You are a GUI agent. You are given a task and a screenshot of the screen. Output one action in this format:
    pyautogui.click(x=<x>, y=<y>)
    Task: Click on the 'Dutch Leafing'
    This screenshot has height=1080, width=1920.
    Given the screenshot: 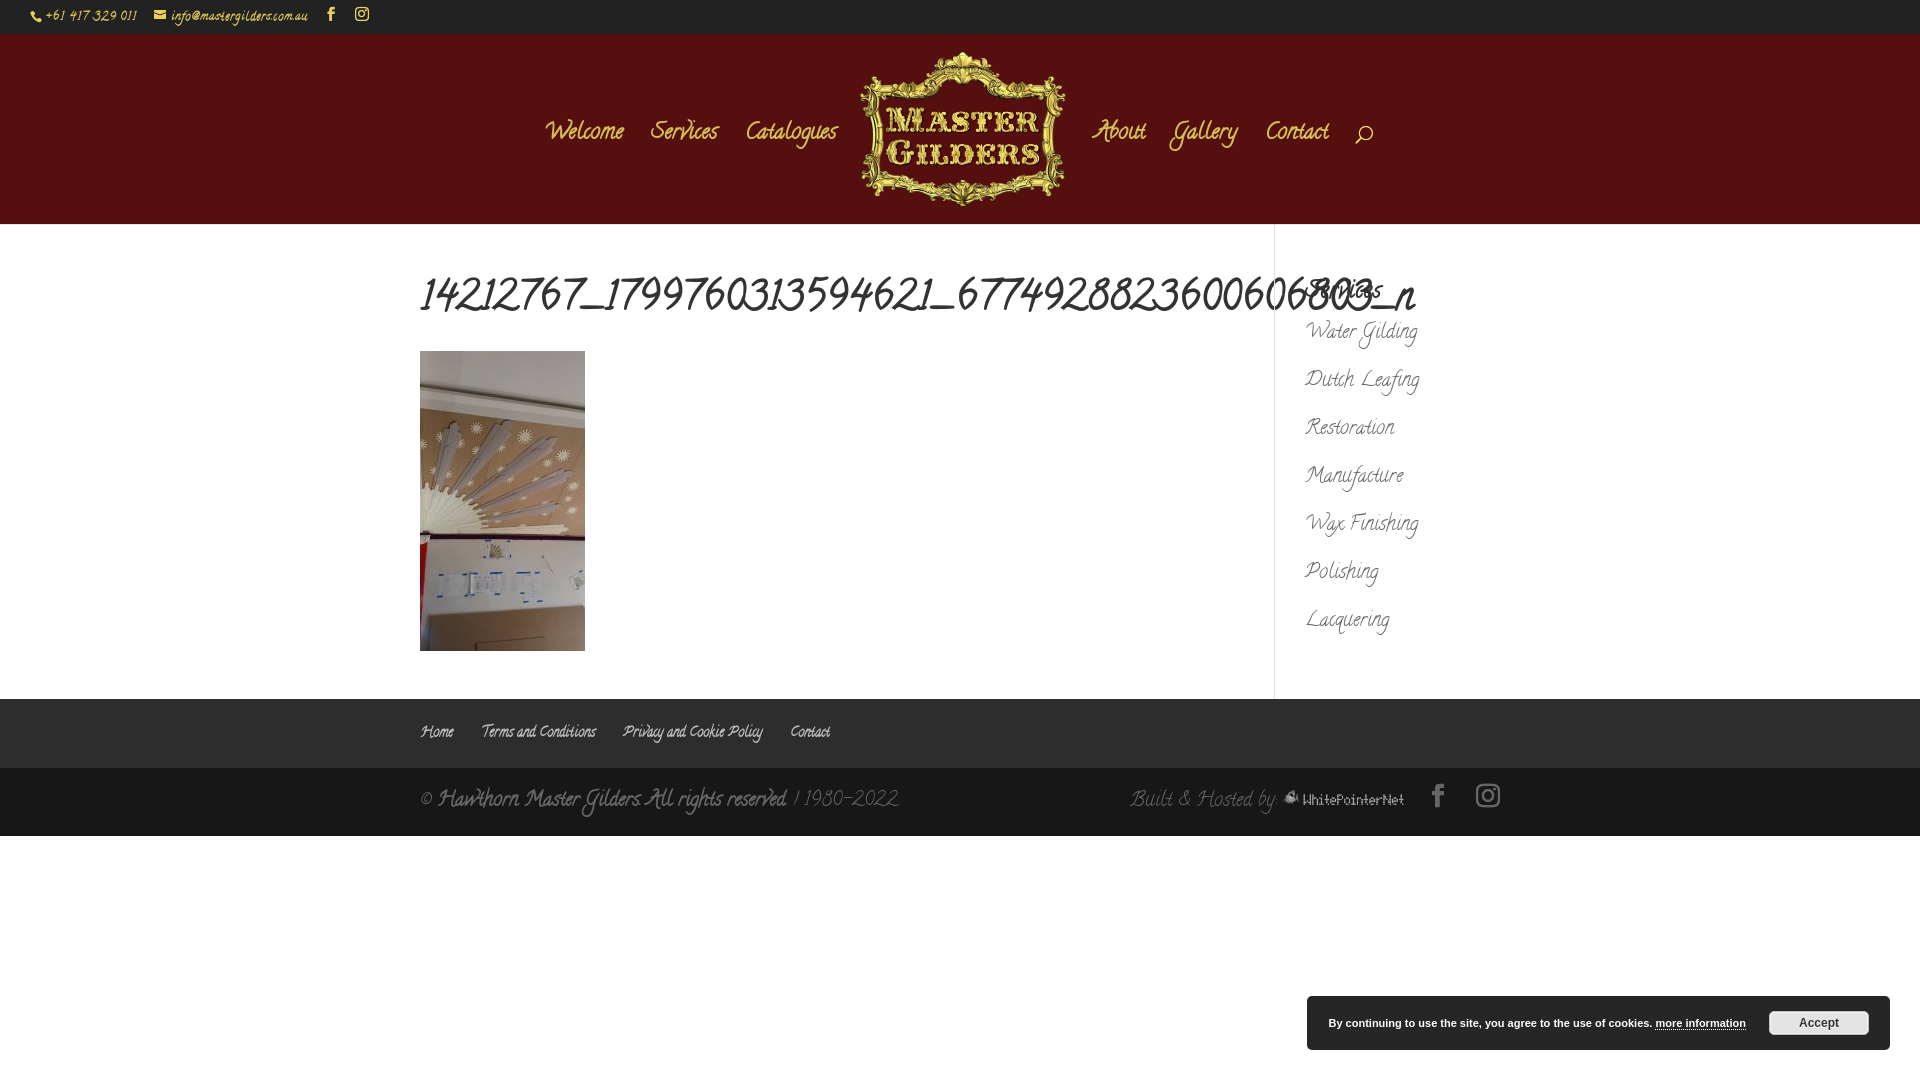 What is the action you would take?
    pyautogui.click(x=1361, y=381)
    